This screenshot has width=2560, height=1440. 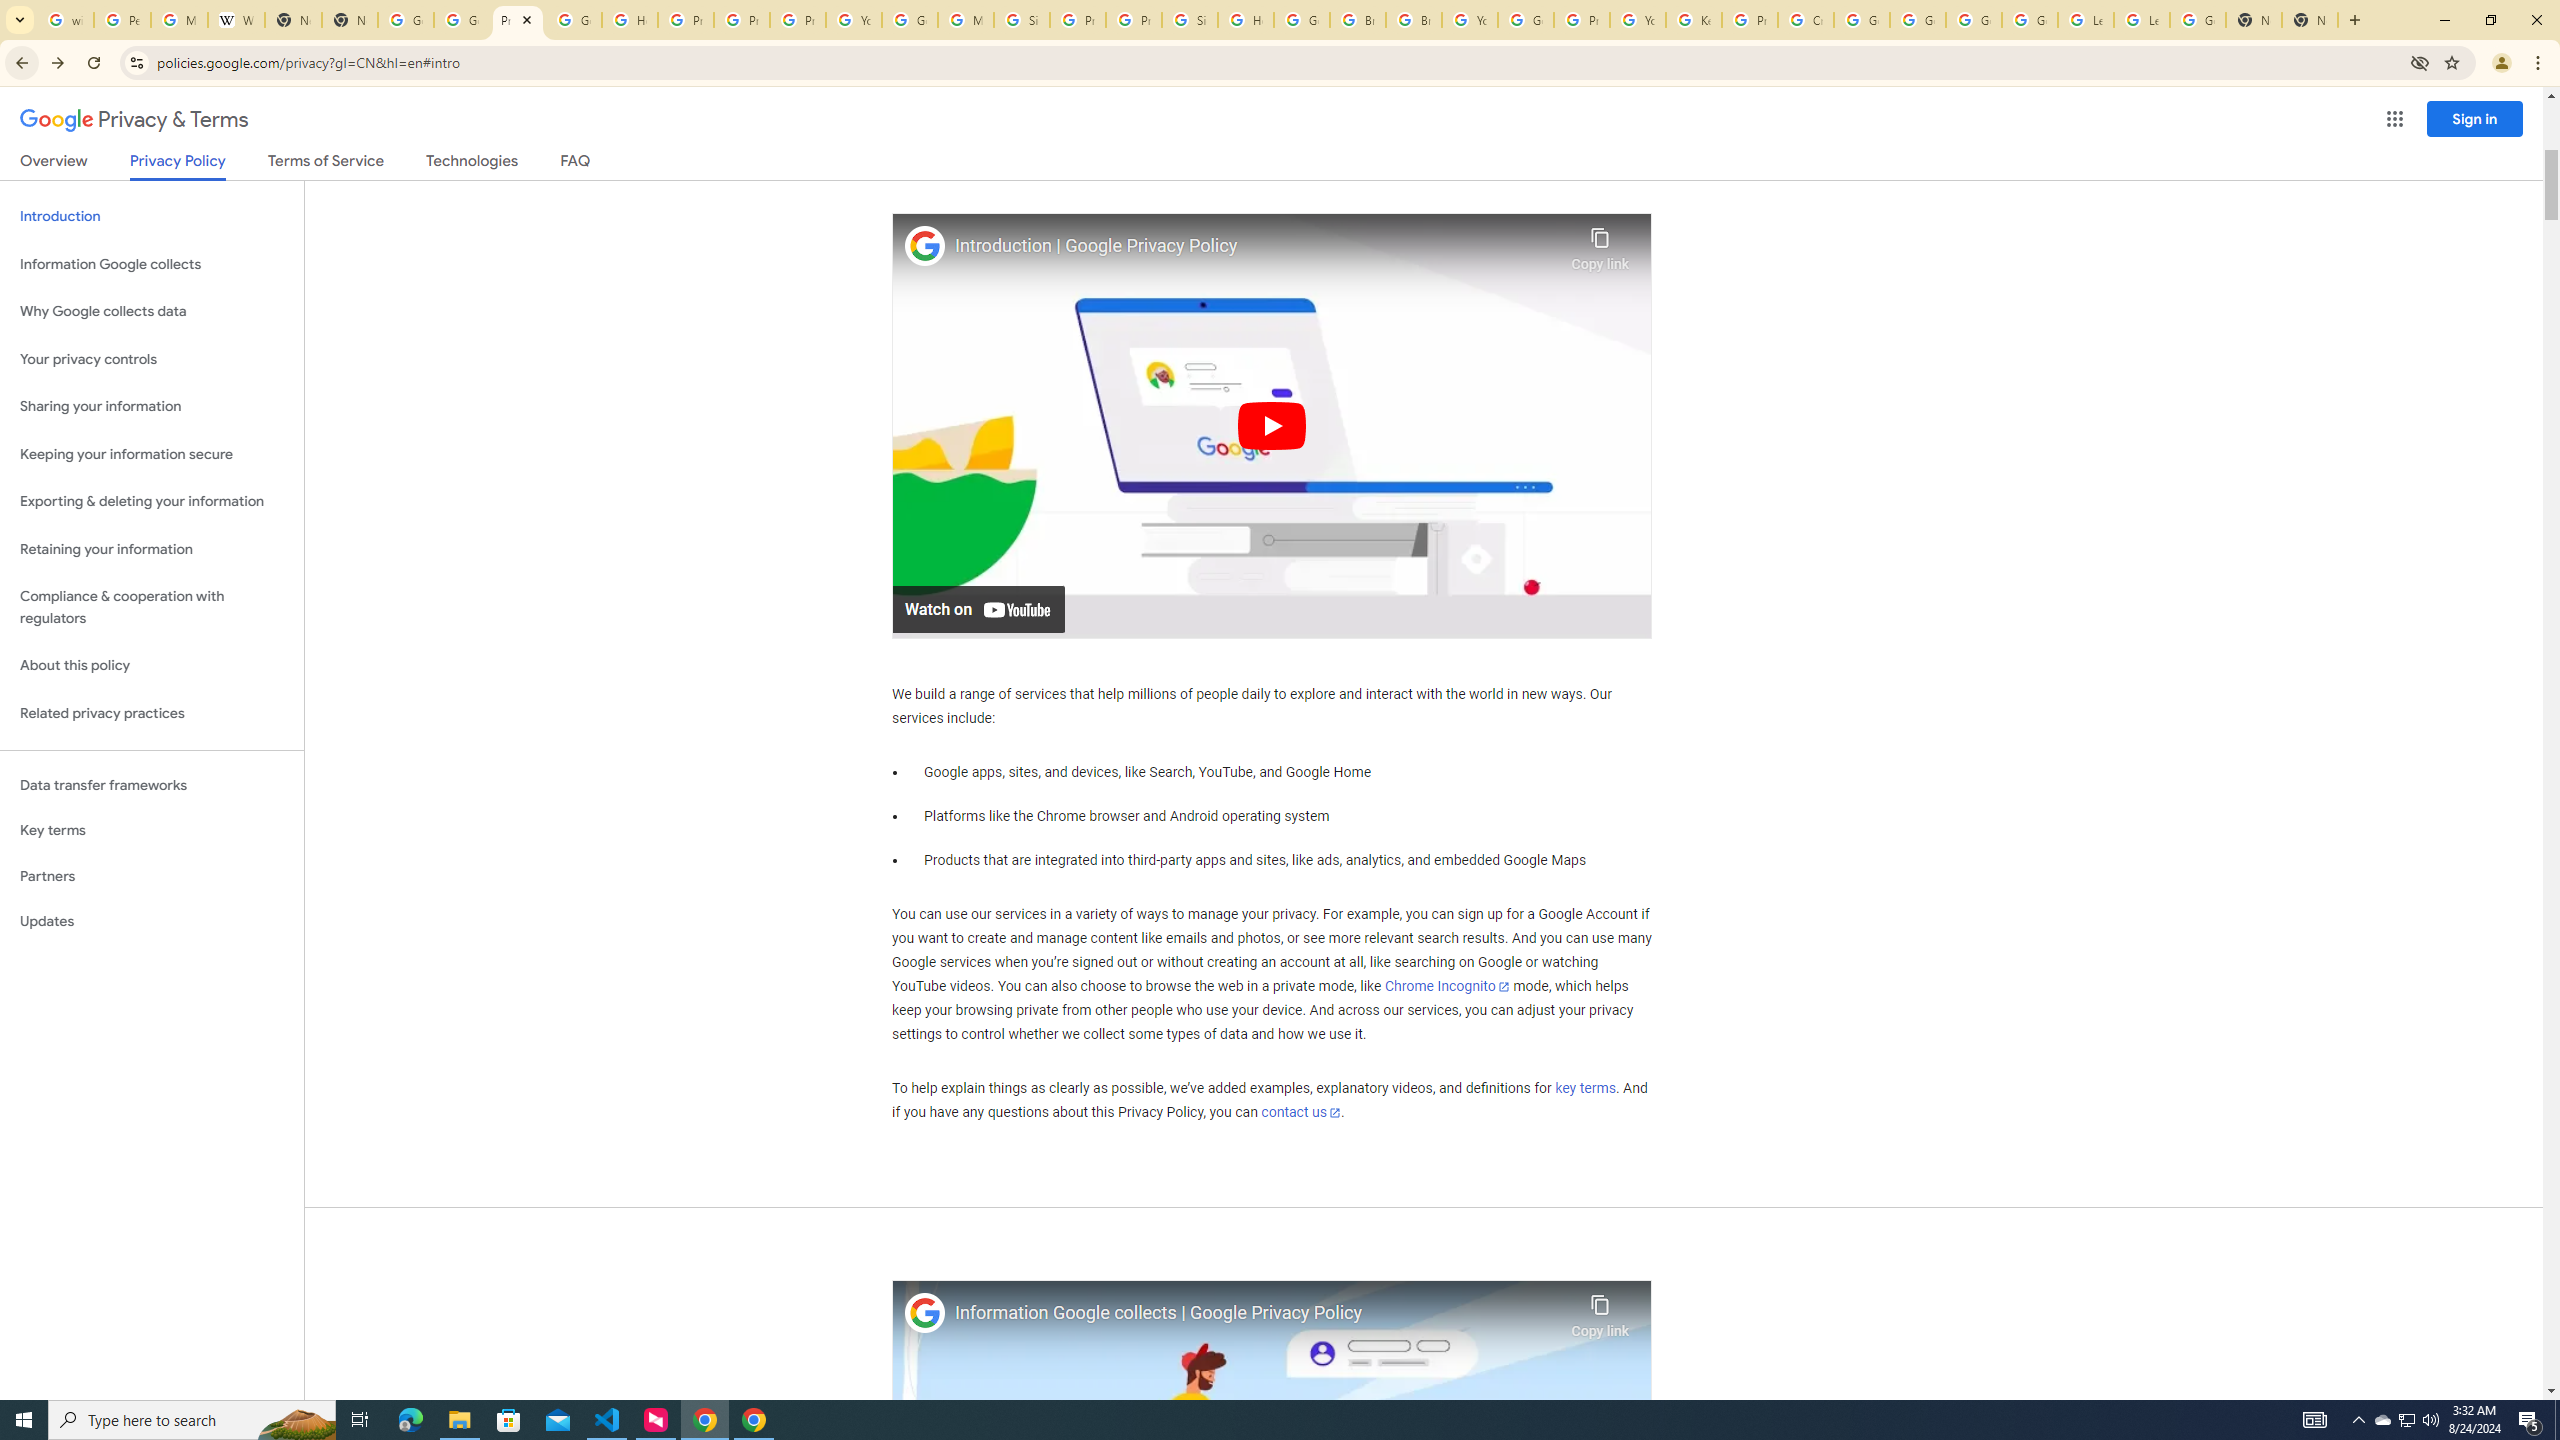 I want to click on 'Information Google collects', so click(x=151, y=264).